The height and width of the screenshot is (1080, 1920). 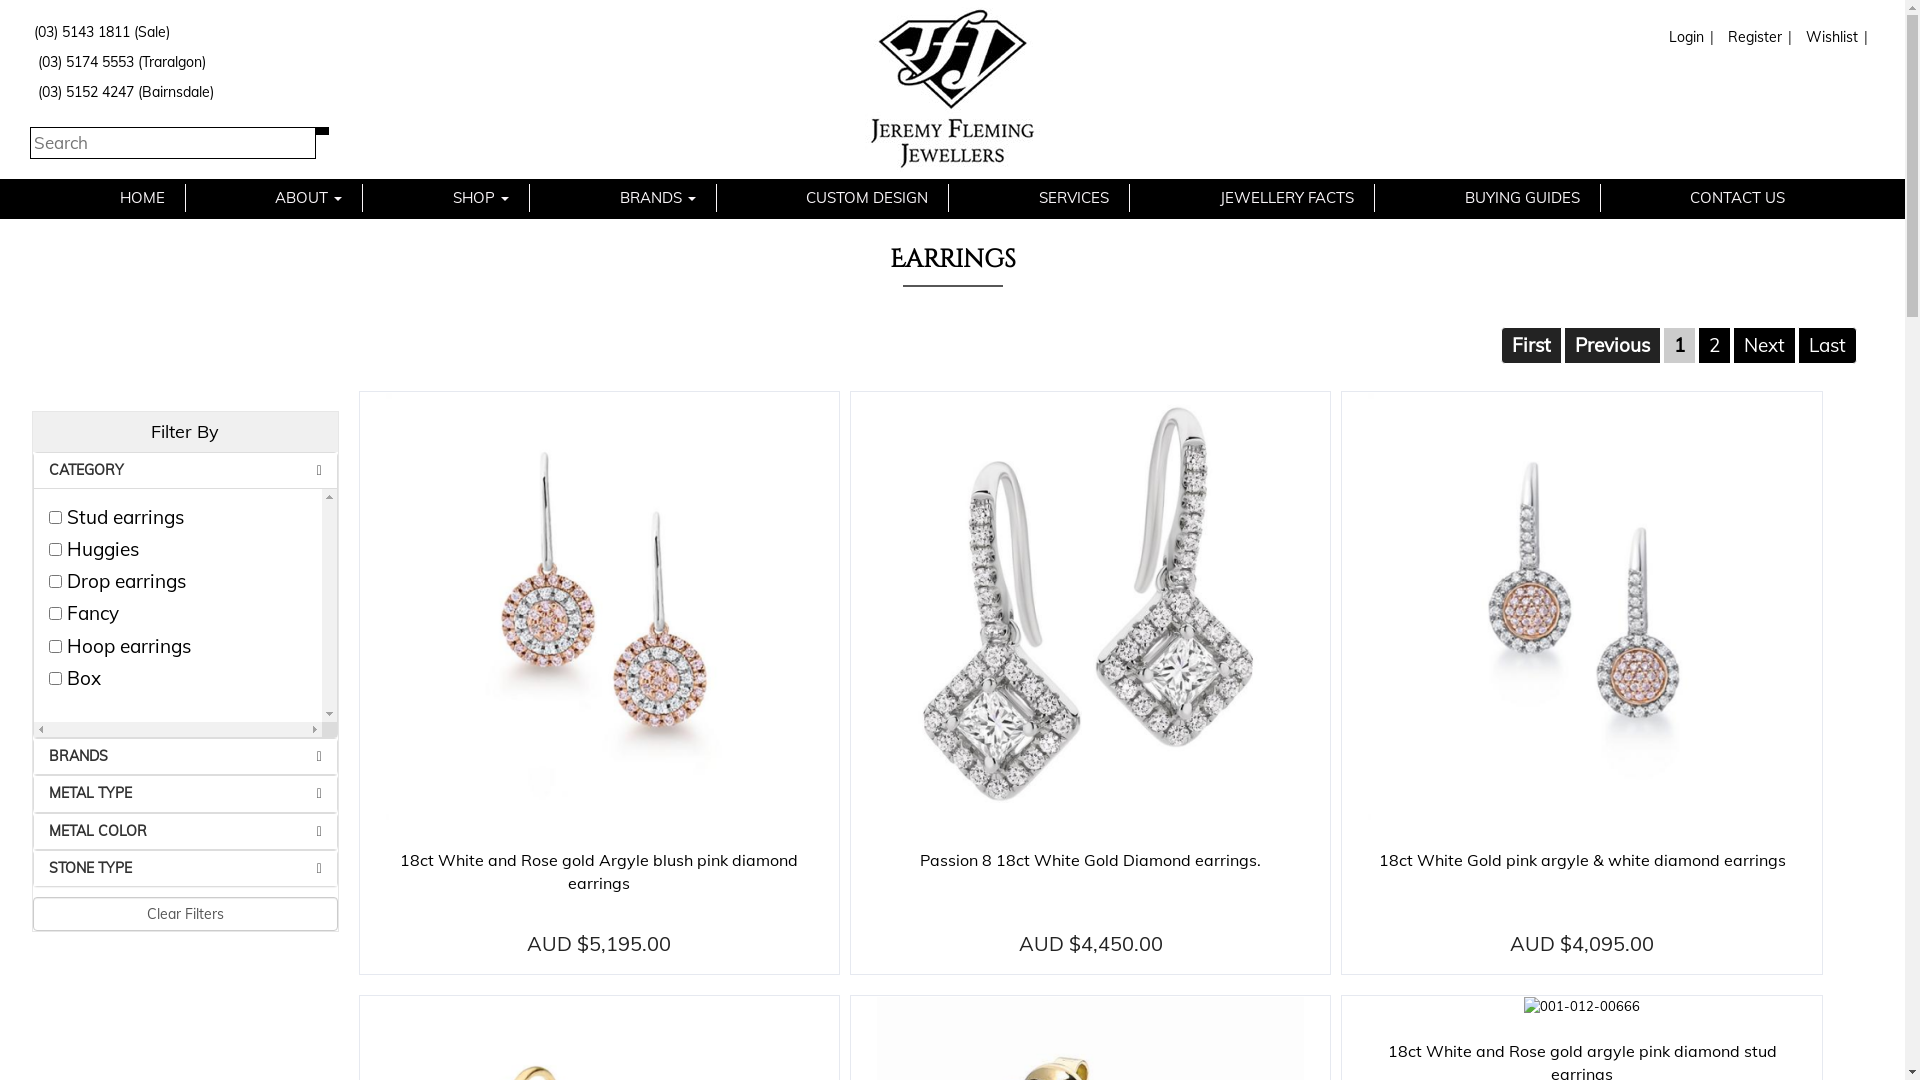 What do you see at coordinates (951, 88) in the screenshot?
I see `'Jeremy Fleming Jewellers In Sale & Traralgon, VIC '` at bounding box center [951, 88].